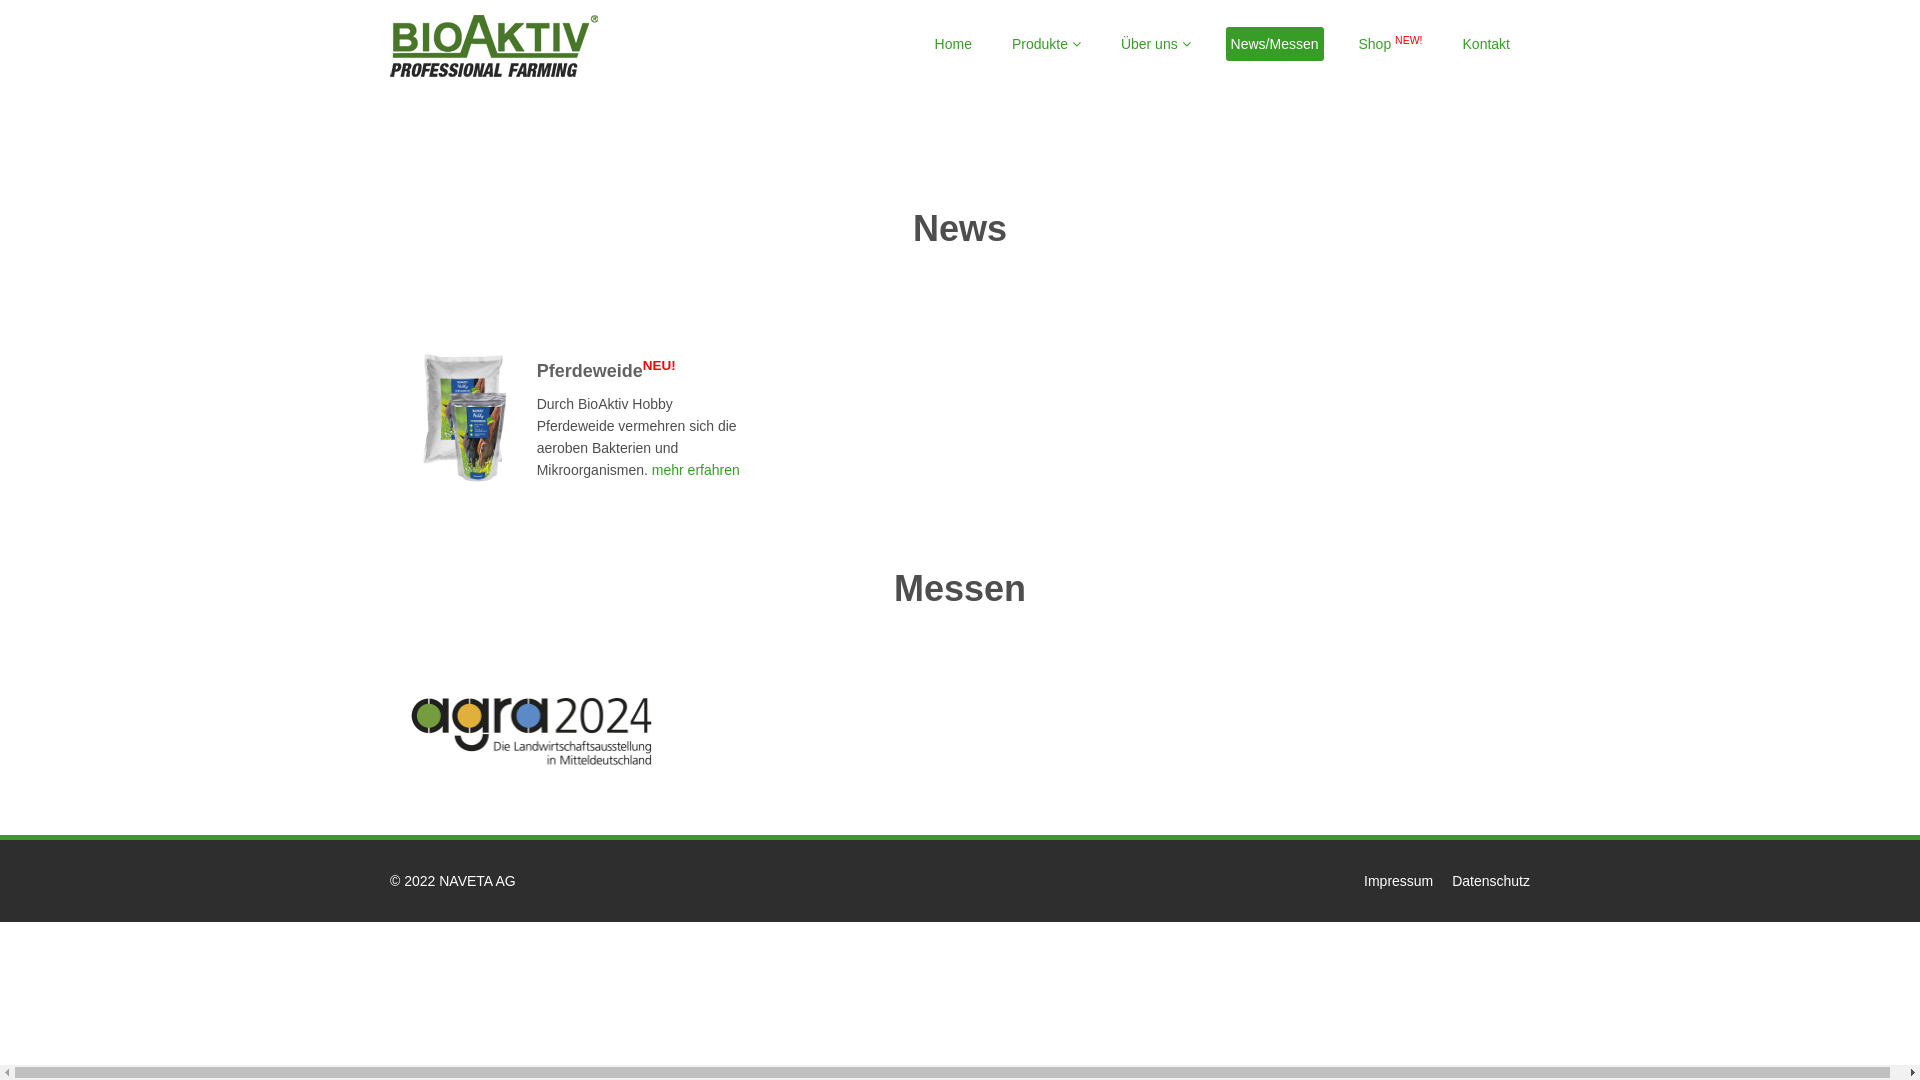  What do you see at coordinates (694, 470) in the screenshot?
I see `'mehr erfahren'` at bounding box center [694, 470].